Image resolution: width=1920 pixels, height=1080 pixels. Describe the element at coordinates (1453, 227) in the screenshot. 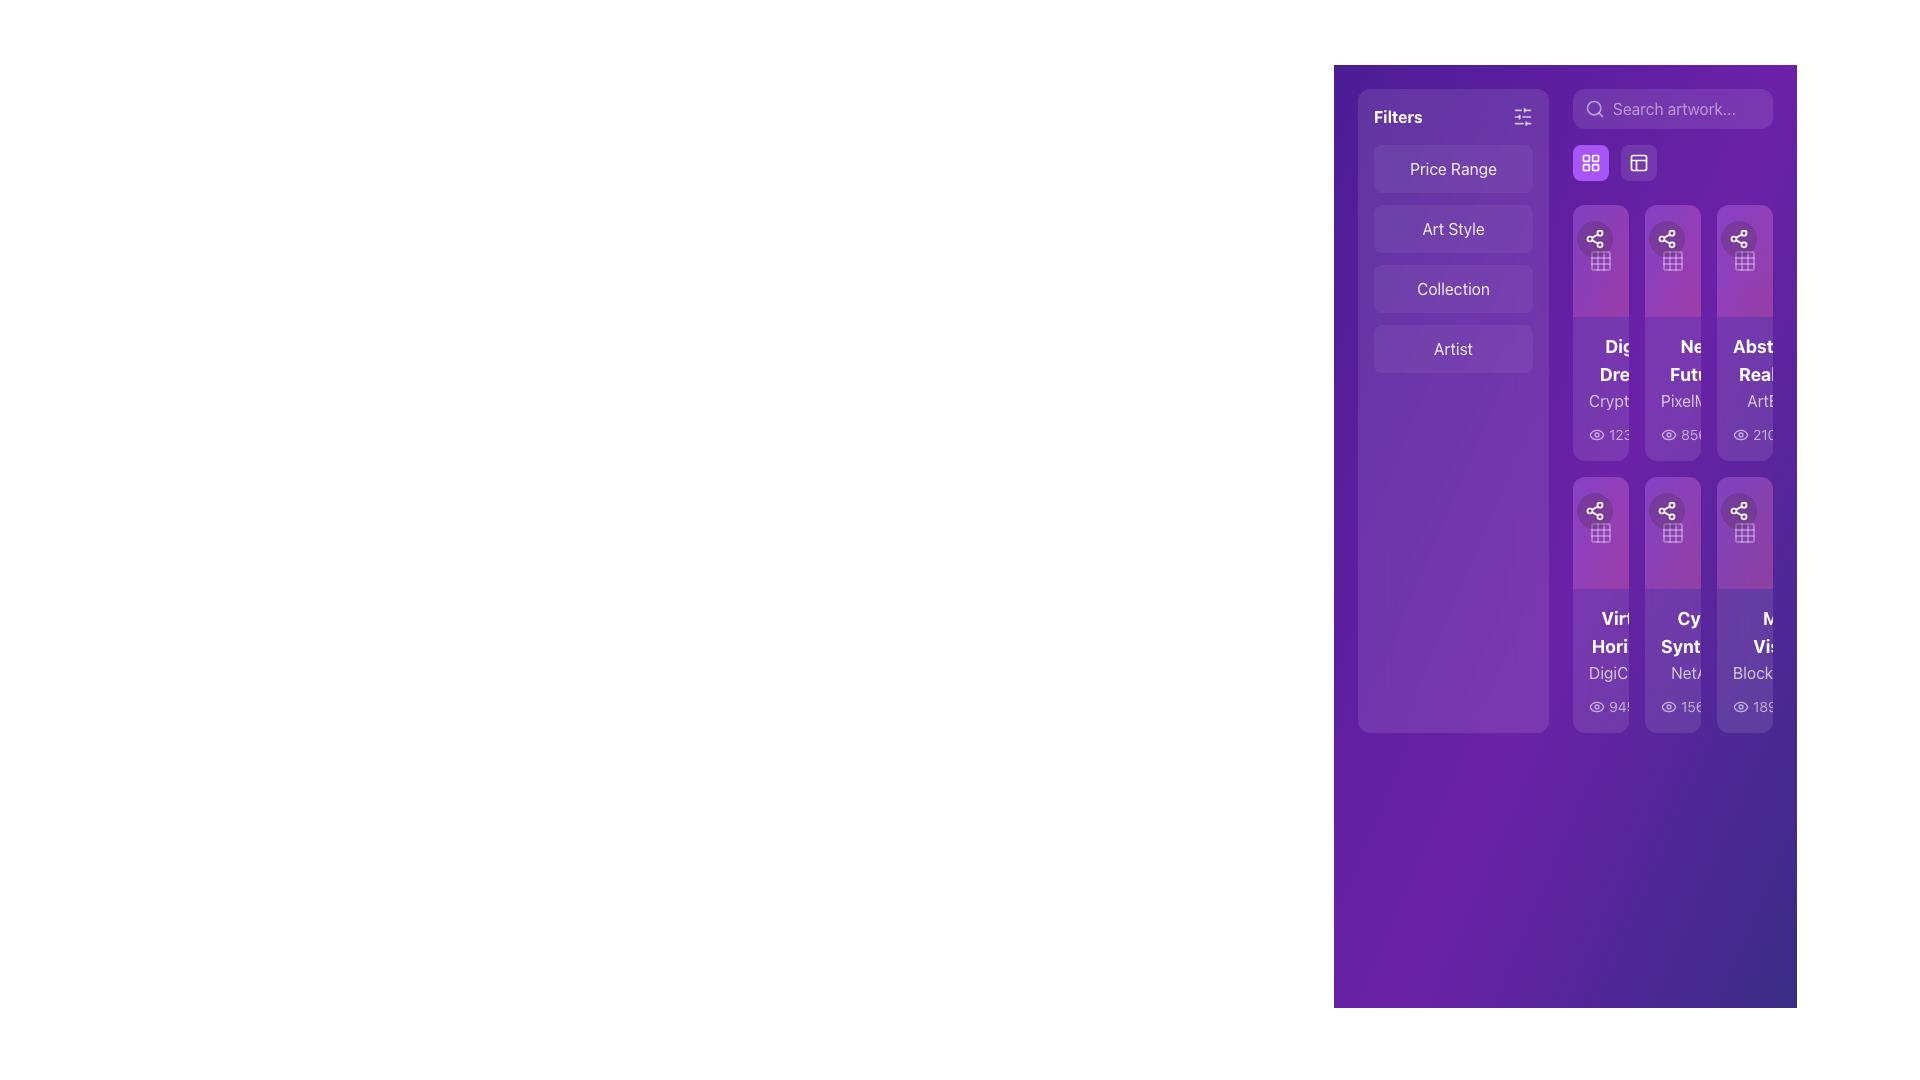

I see `text of the 'Art Style' label, which is positioned centrally within a vertically oriented menu, located below the 'Price Range' menu item and above the 'Collection' item` at that location.